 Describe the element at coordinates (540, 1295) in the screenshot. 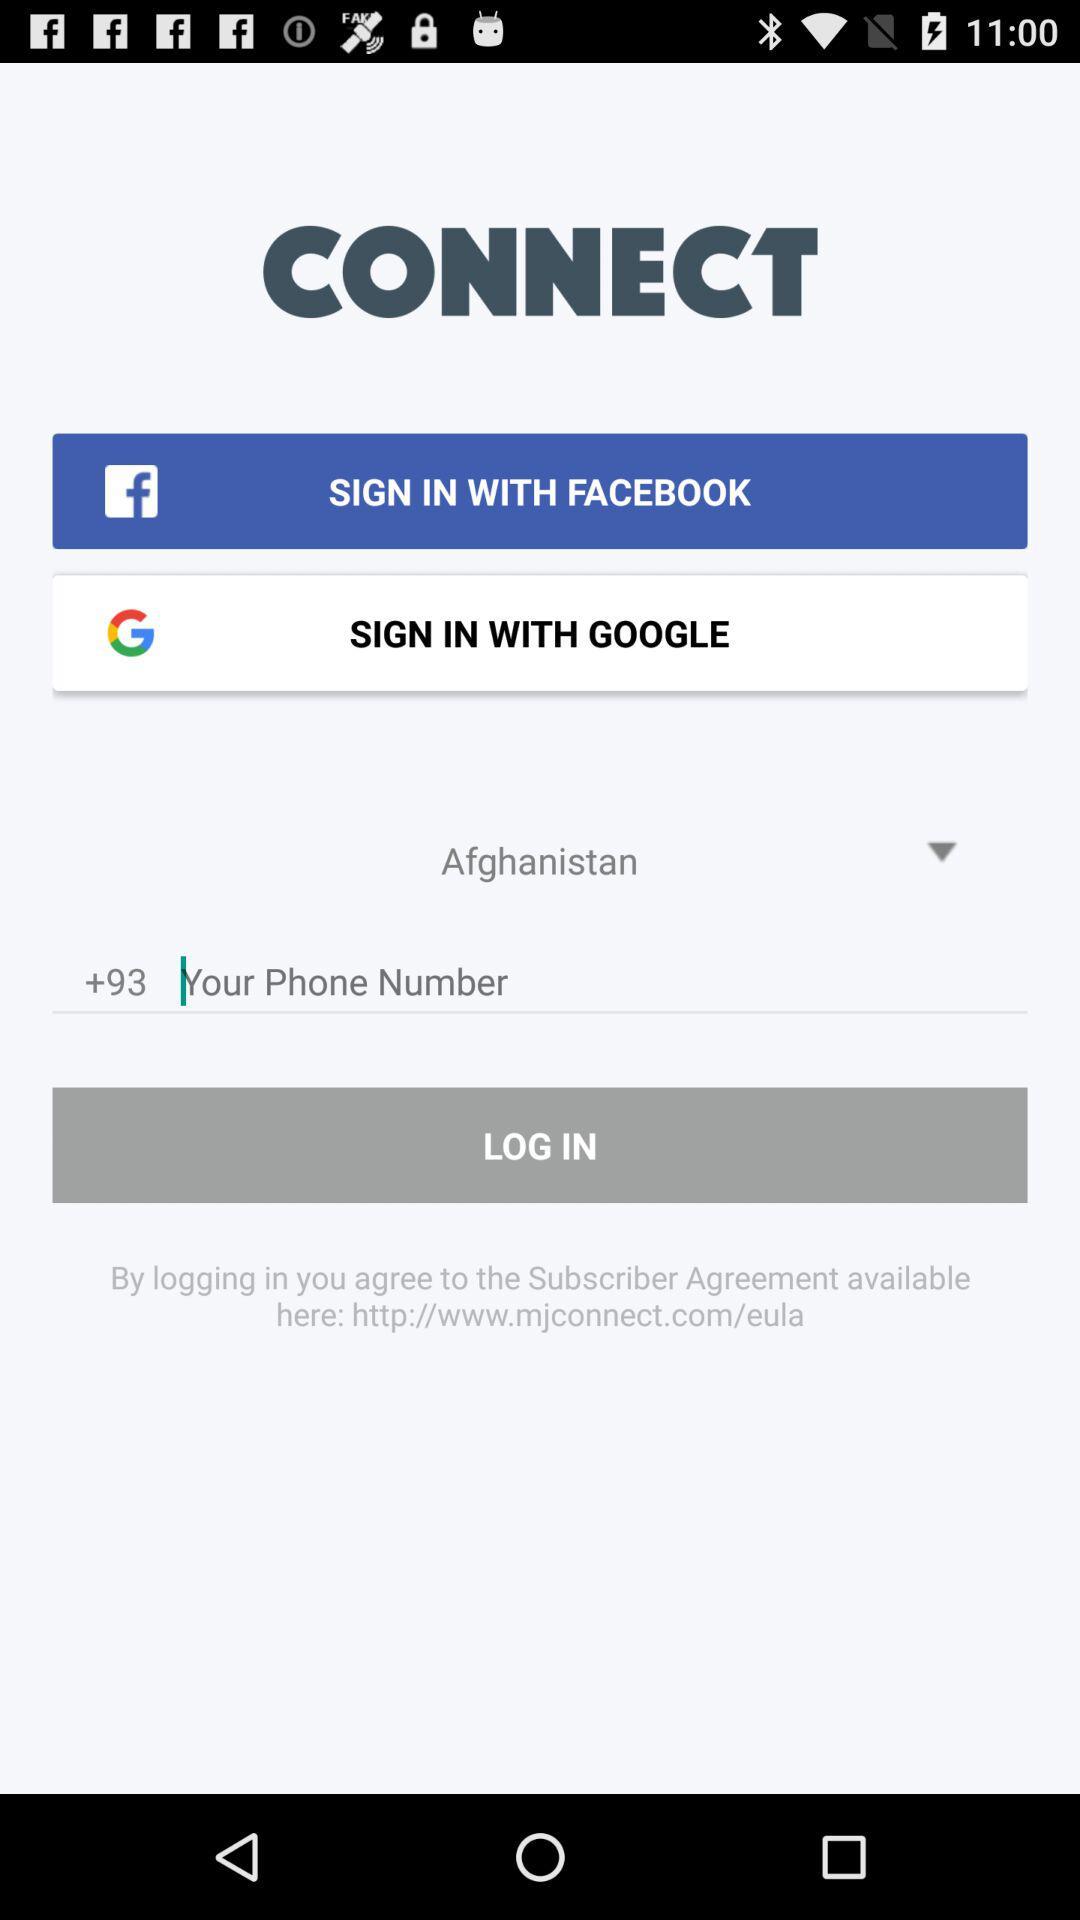

I see `the by logging in at the bottom` at that location.